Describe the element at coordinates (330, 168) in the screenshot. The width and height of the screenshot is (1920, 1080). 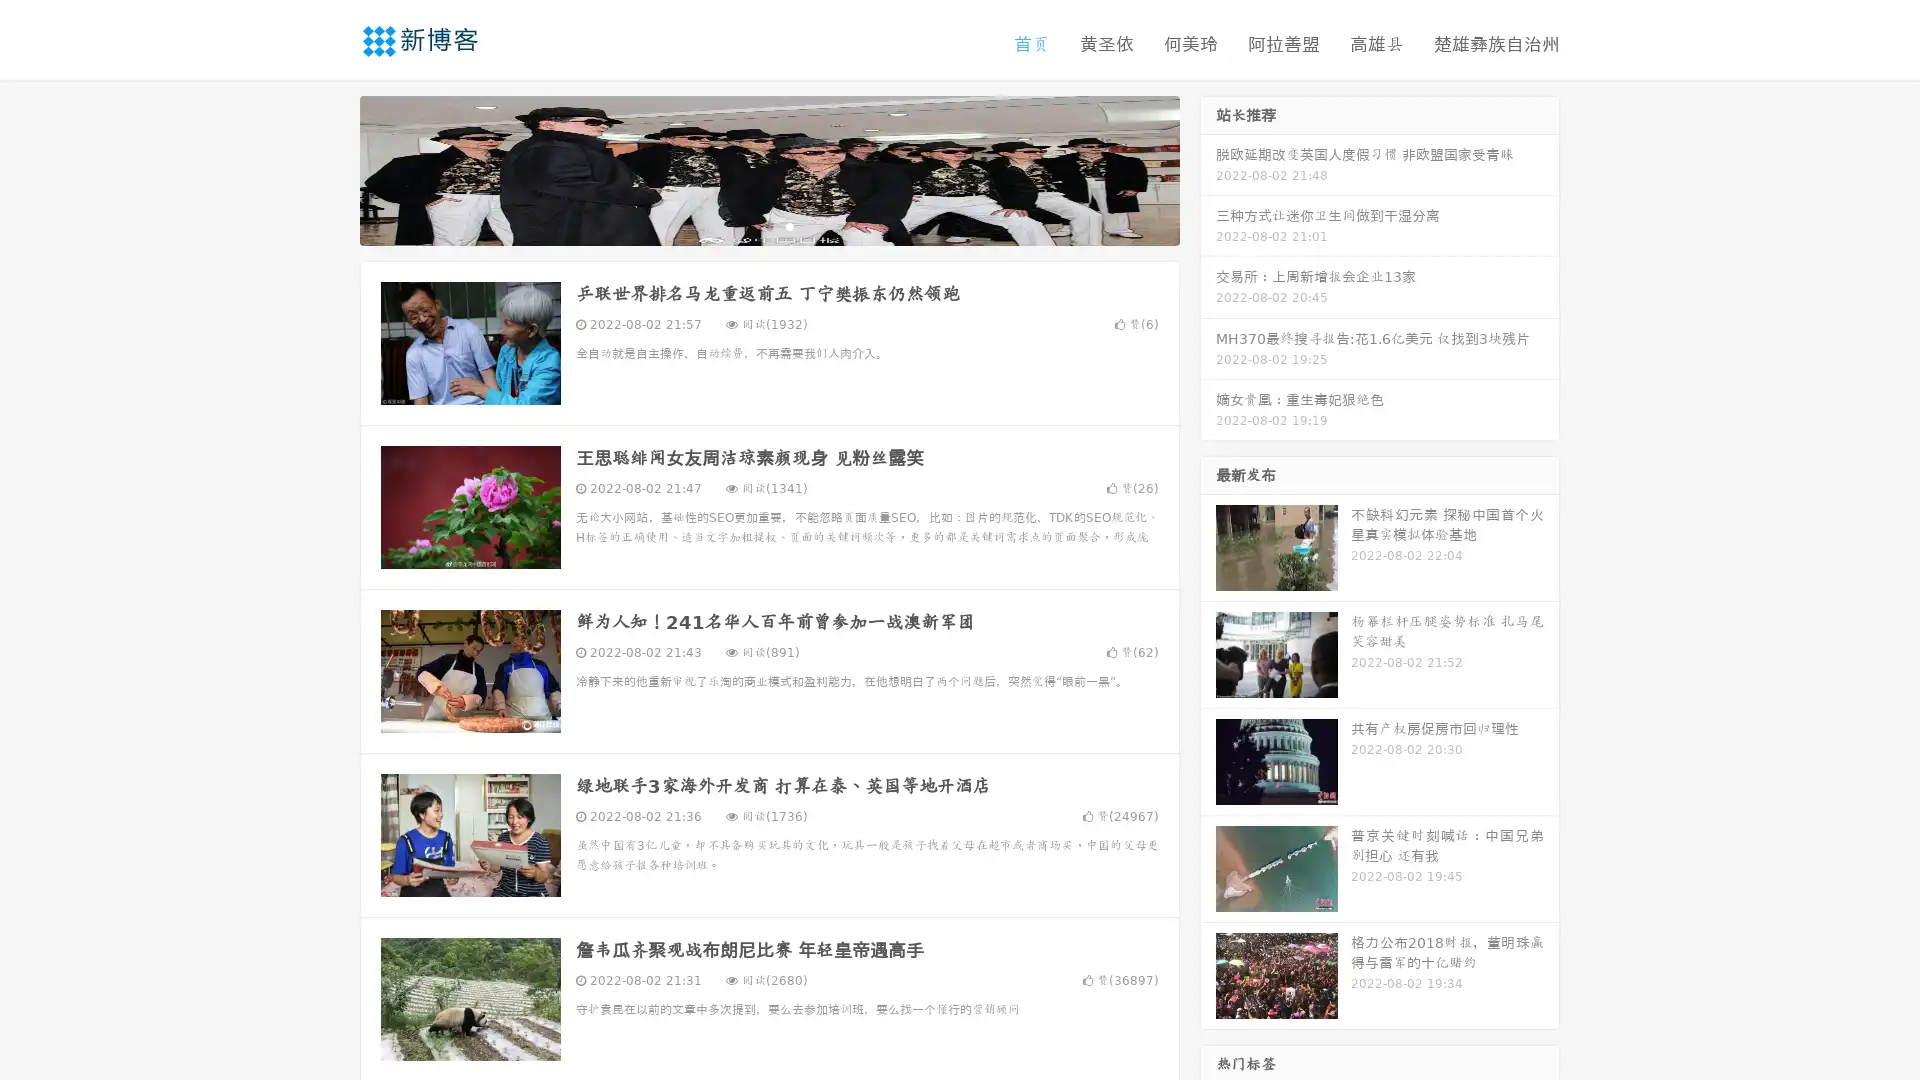
I see `Previous slide` at that location.